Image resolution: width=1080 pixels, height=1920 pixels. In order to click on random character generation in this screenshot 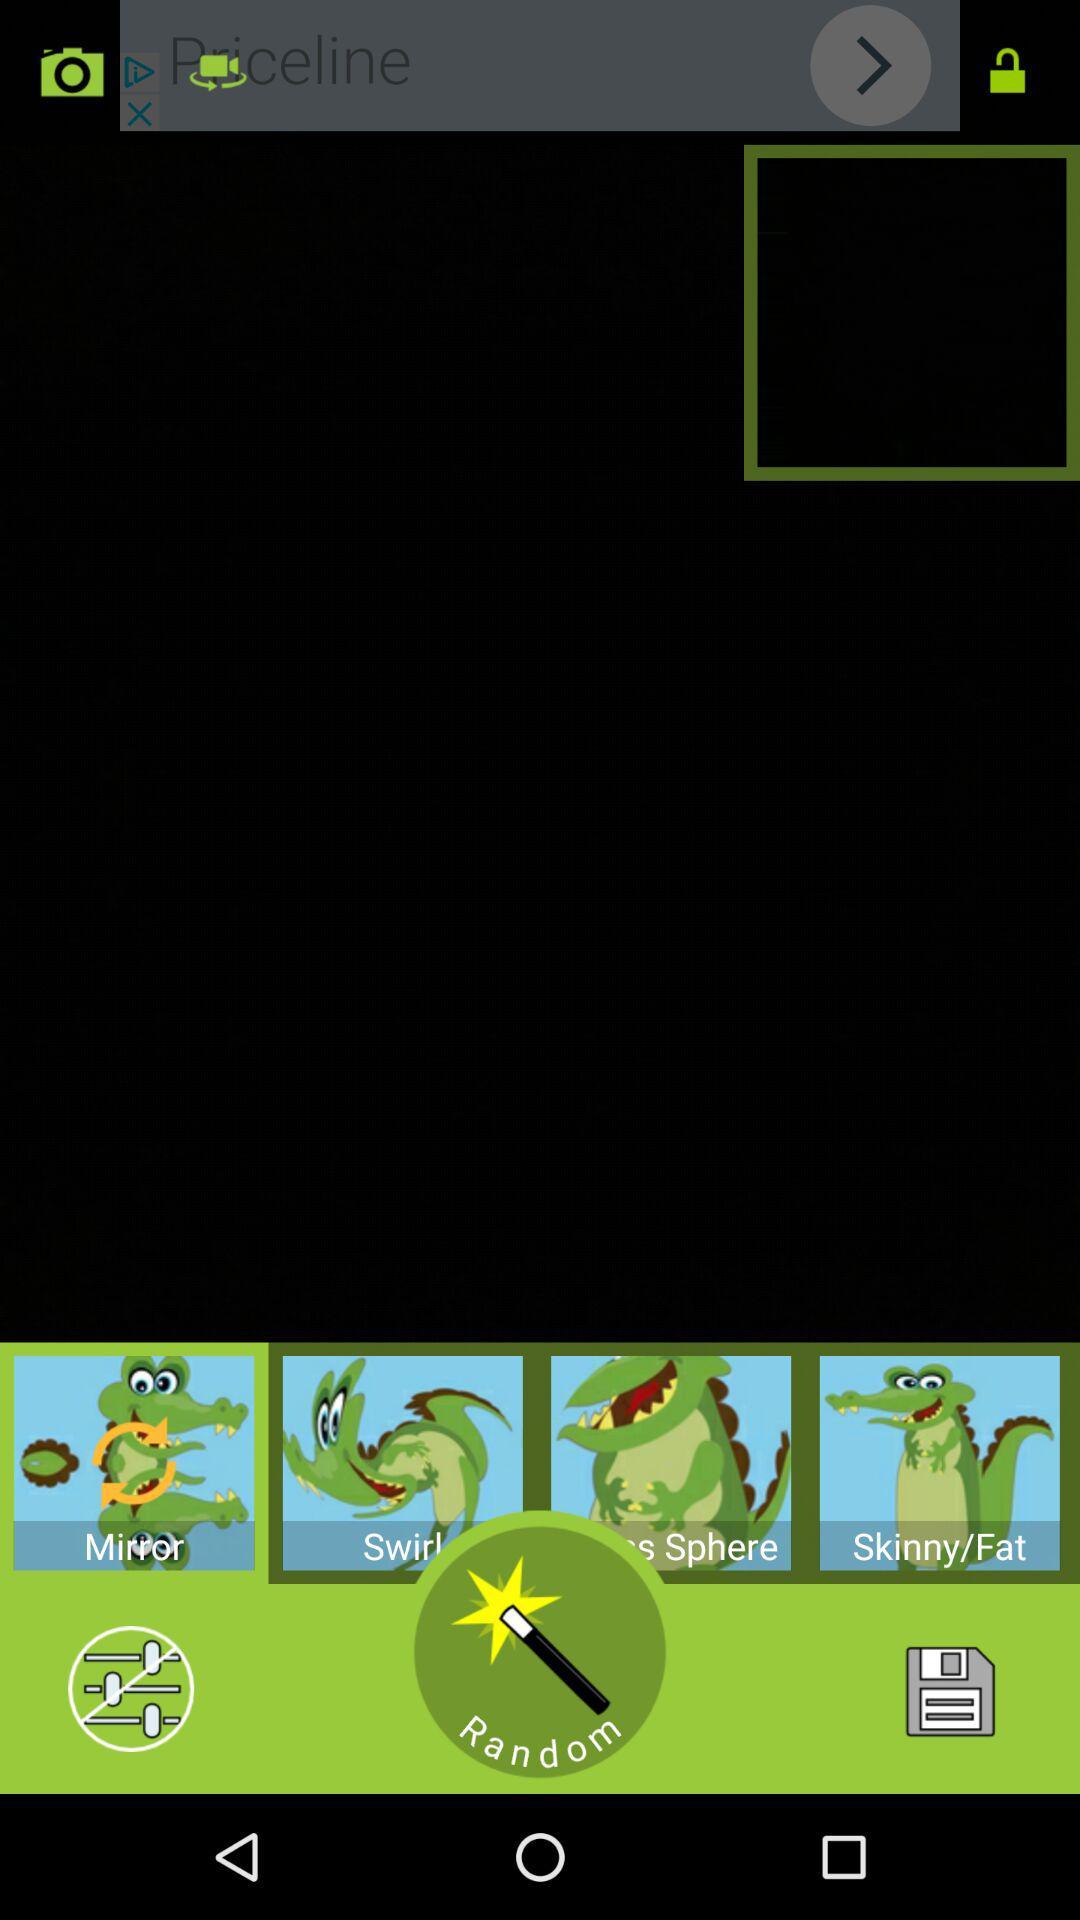, I will do `click(540, 1652)`.